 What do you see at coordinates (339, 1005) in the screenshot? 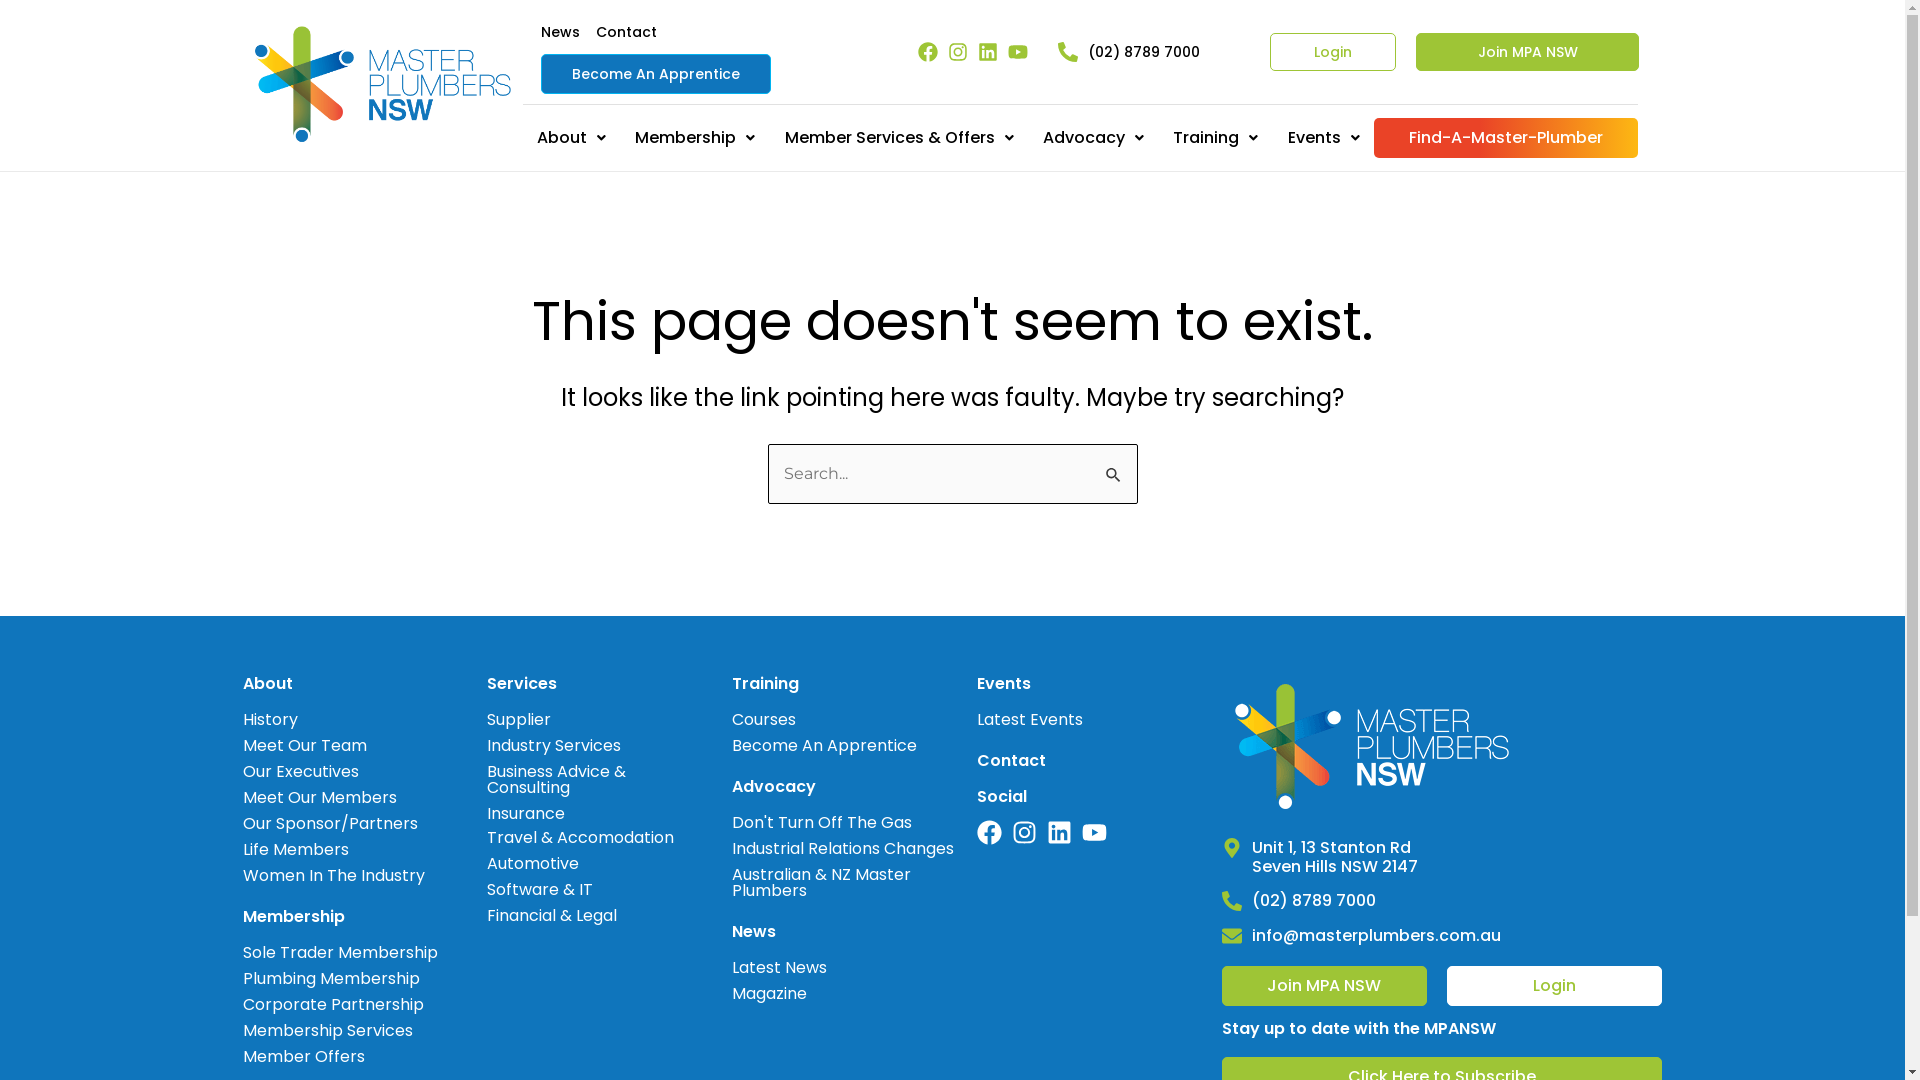
I see `'Corporate Partnership'` at bounding box center [339, 1005].